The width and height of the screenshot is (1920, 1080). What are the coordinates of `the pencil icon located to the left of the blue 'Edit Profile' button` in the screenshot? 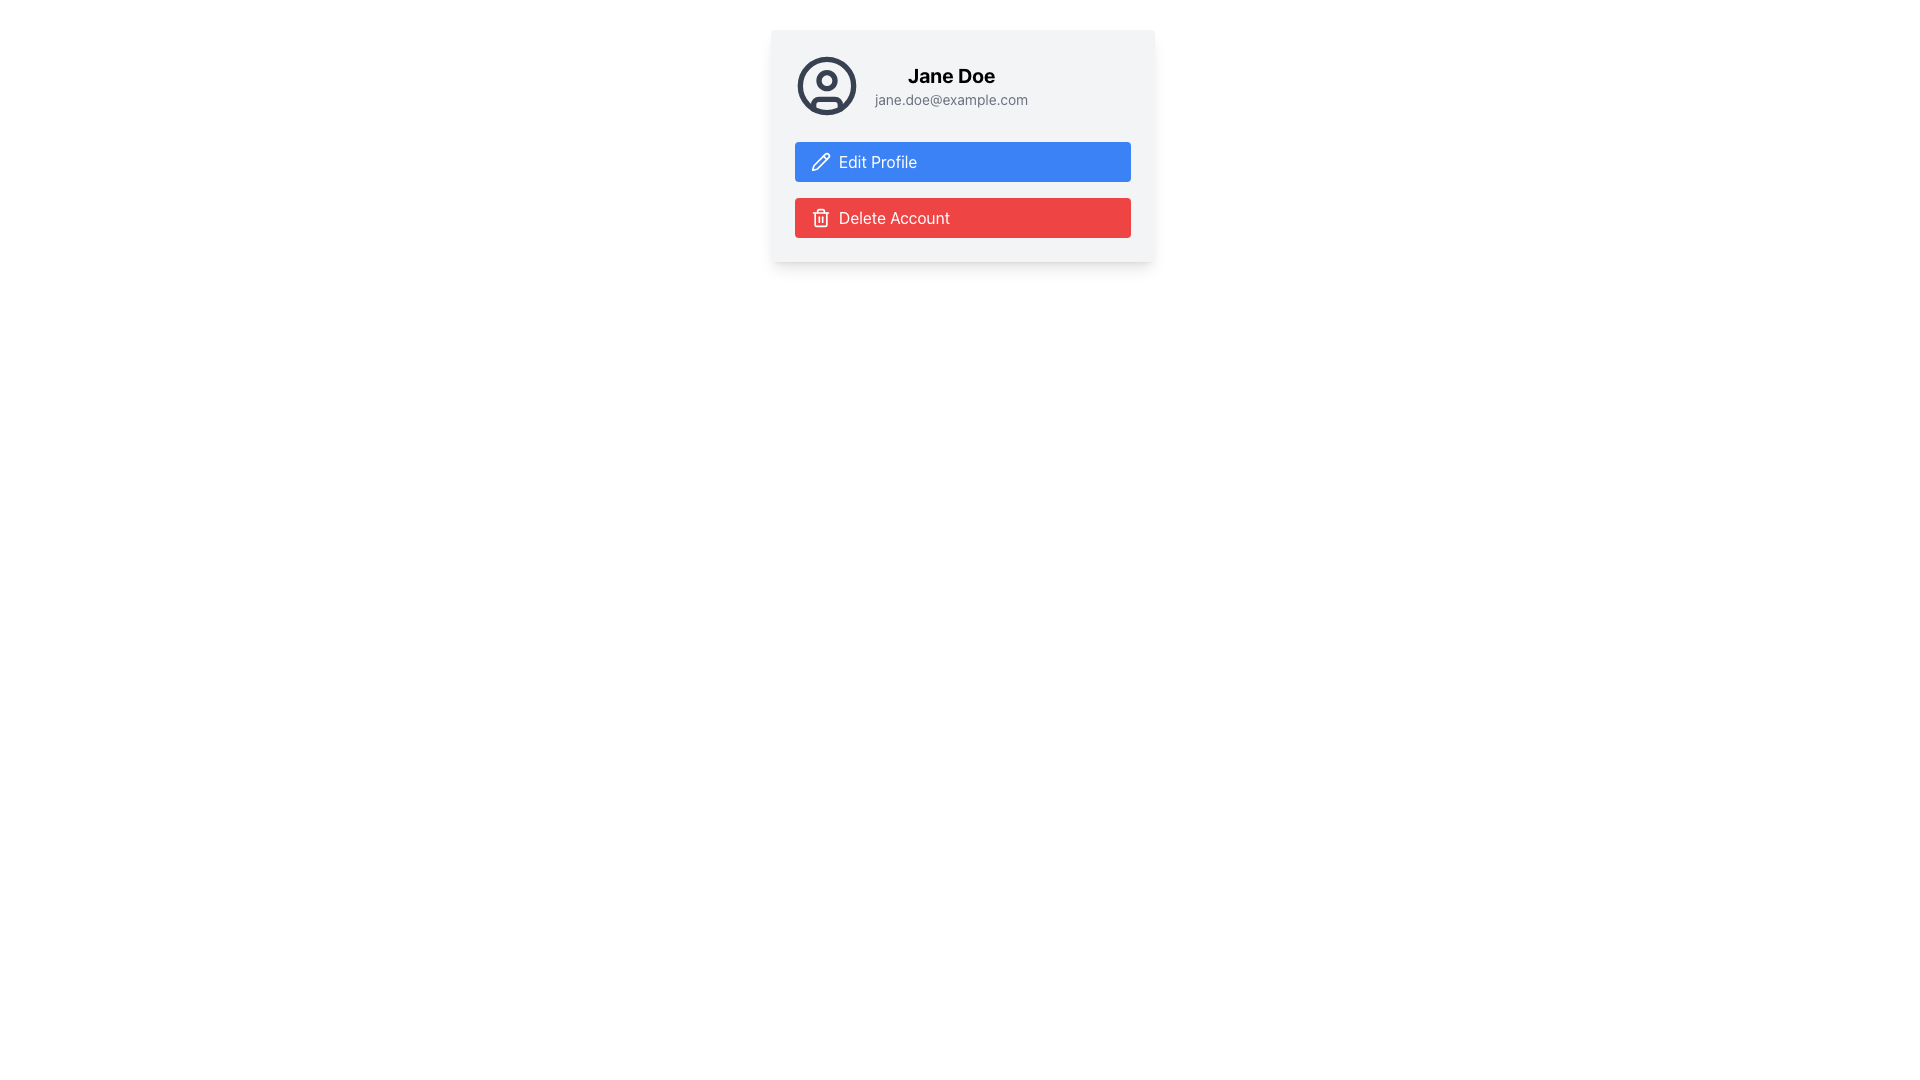 It's located at (820, 160).